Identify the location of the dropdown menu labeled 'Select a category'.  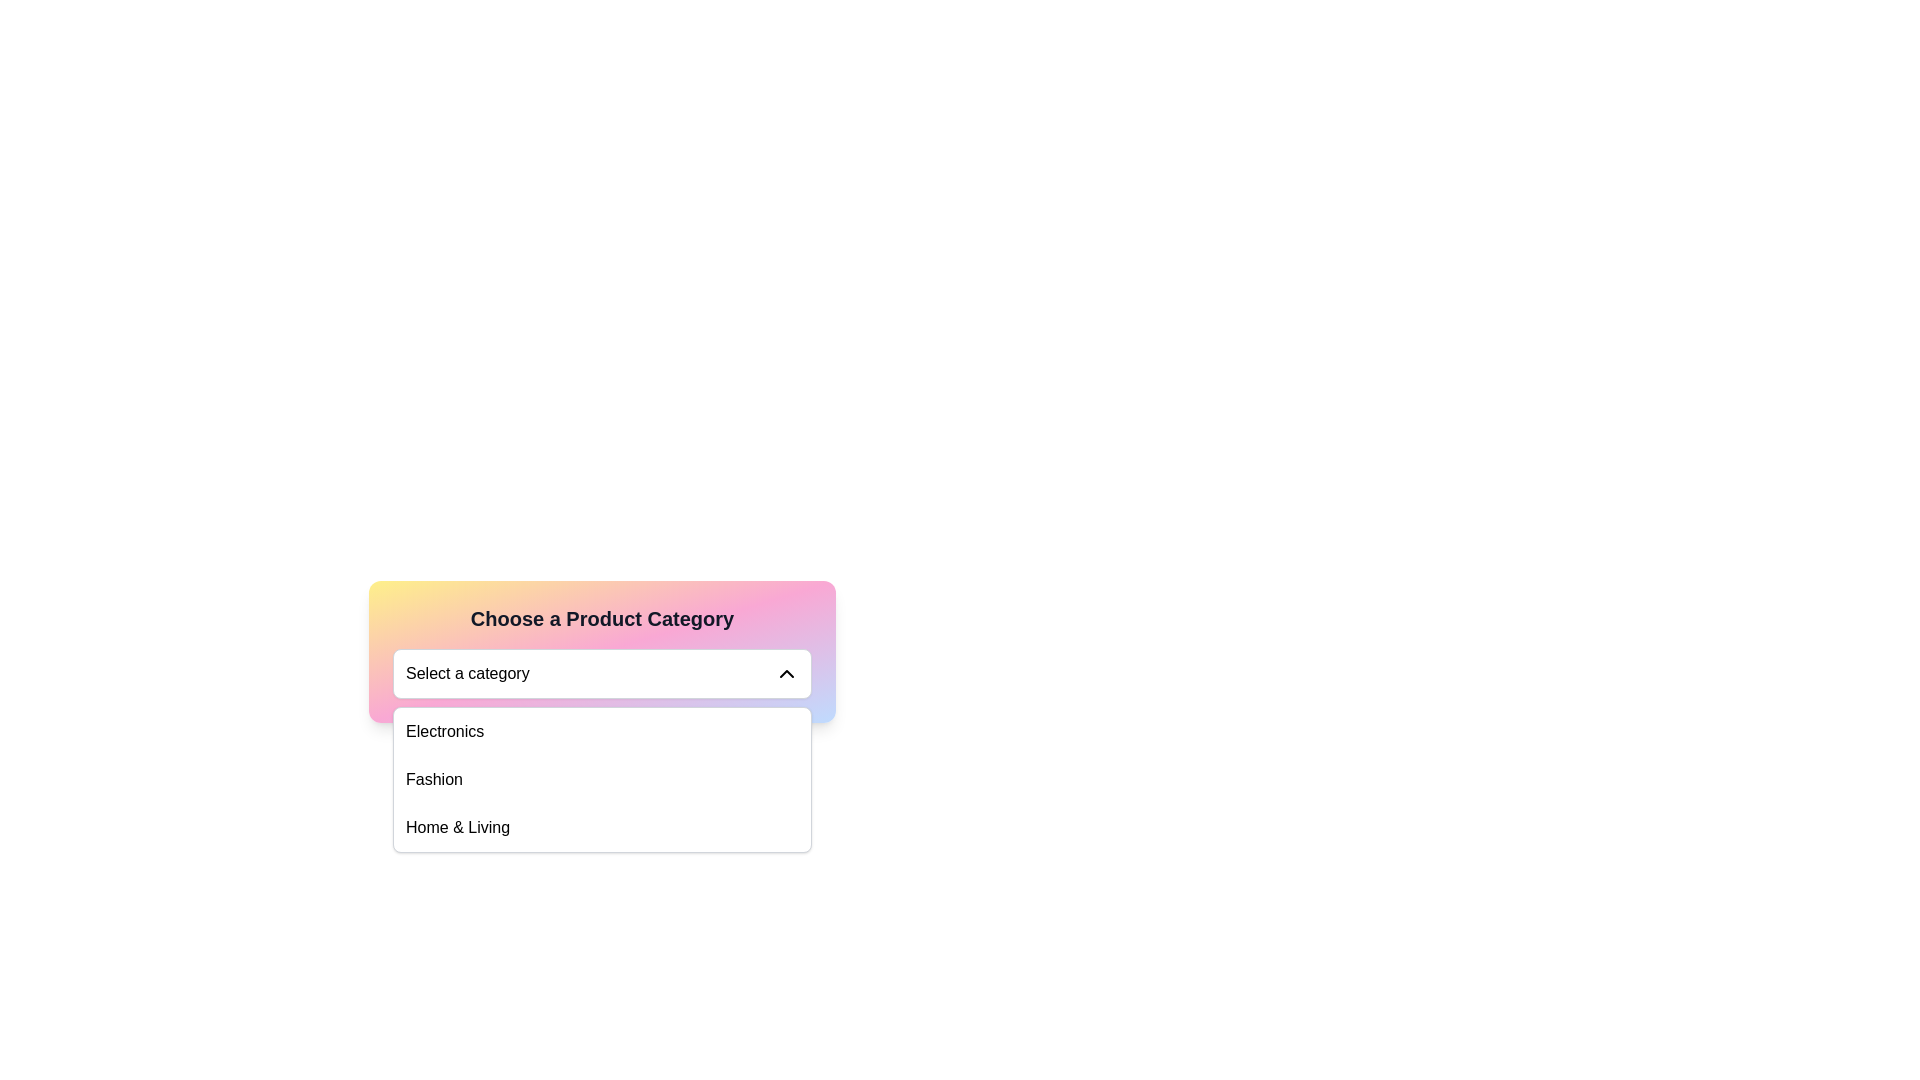
(601, 674).